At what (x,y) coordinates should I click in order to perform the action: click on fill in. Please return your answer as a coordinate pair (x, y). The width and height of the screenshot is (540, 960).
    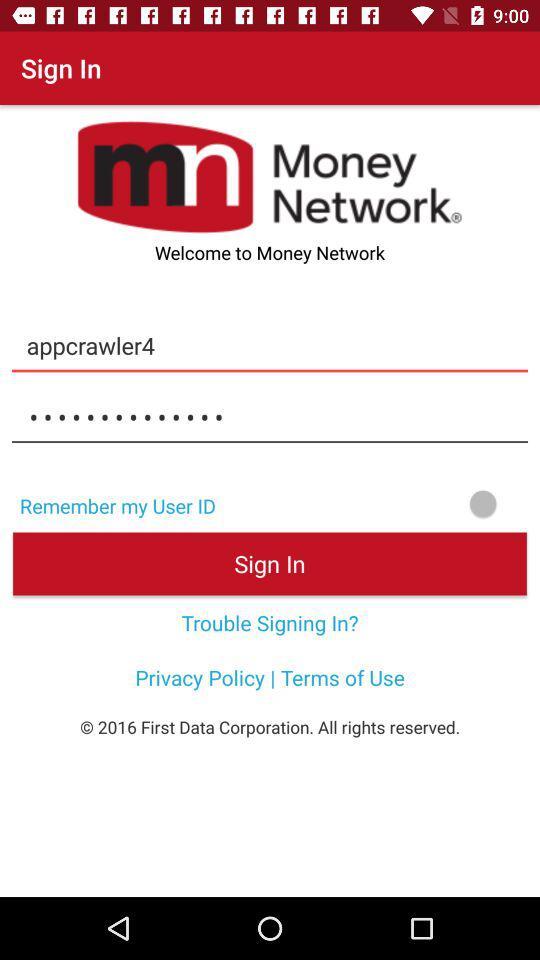
    Looking at the image, I should click on (384, 502).